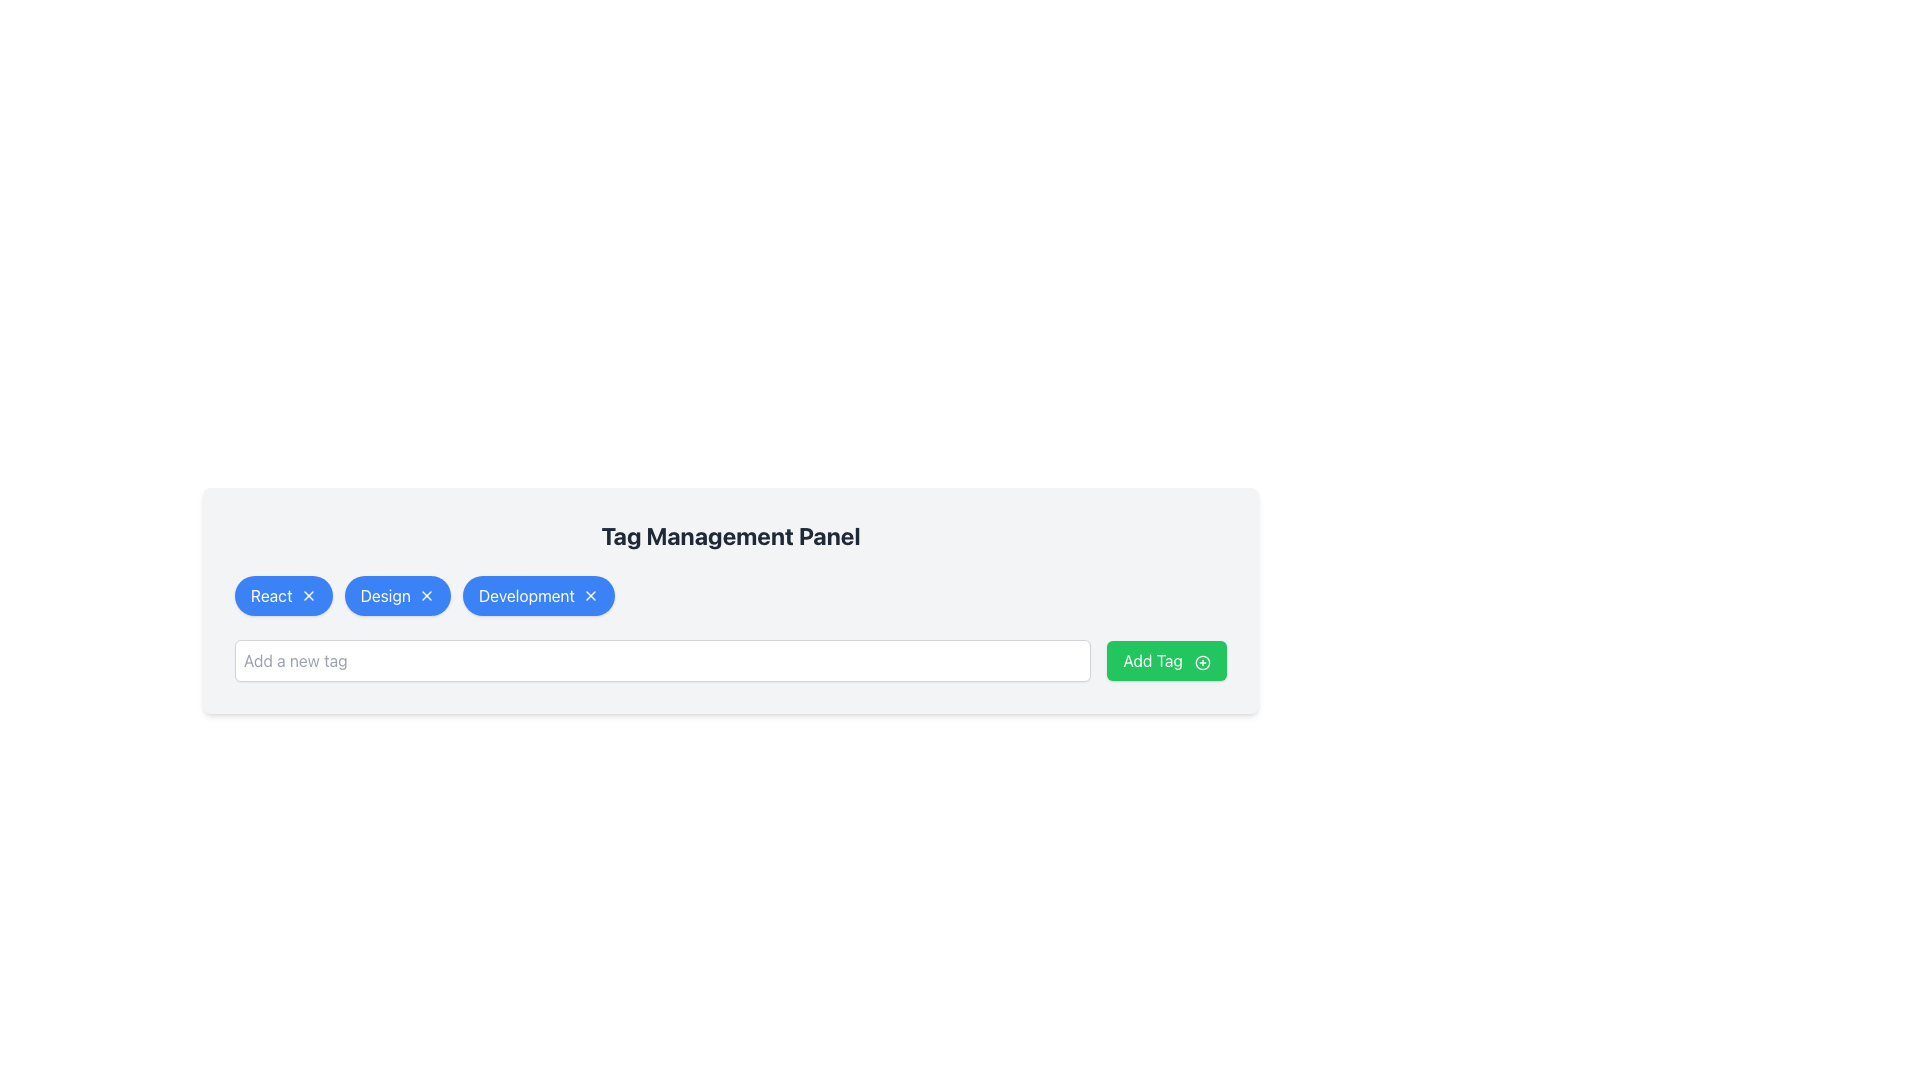  What do you see at coordinates (425, 595) in the screenshot?
I see `the Icon button that removes the 'Design' tag` at bounding box center [425, 595].